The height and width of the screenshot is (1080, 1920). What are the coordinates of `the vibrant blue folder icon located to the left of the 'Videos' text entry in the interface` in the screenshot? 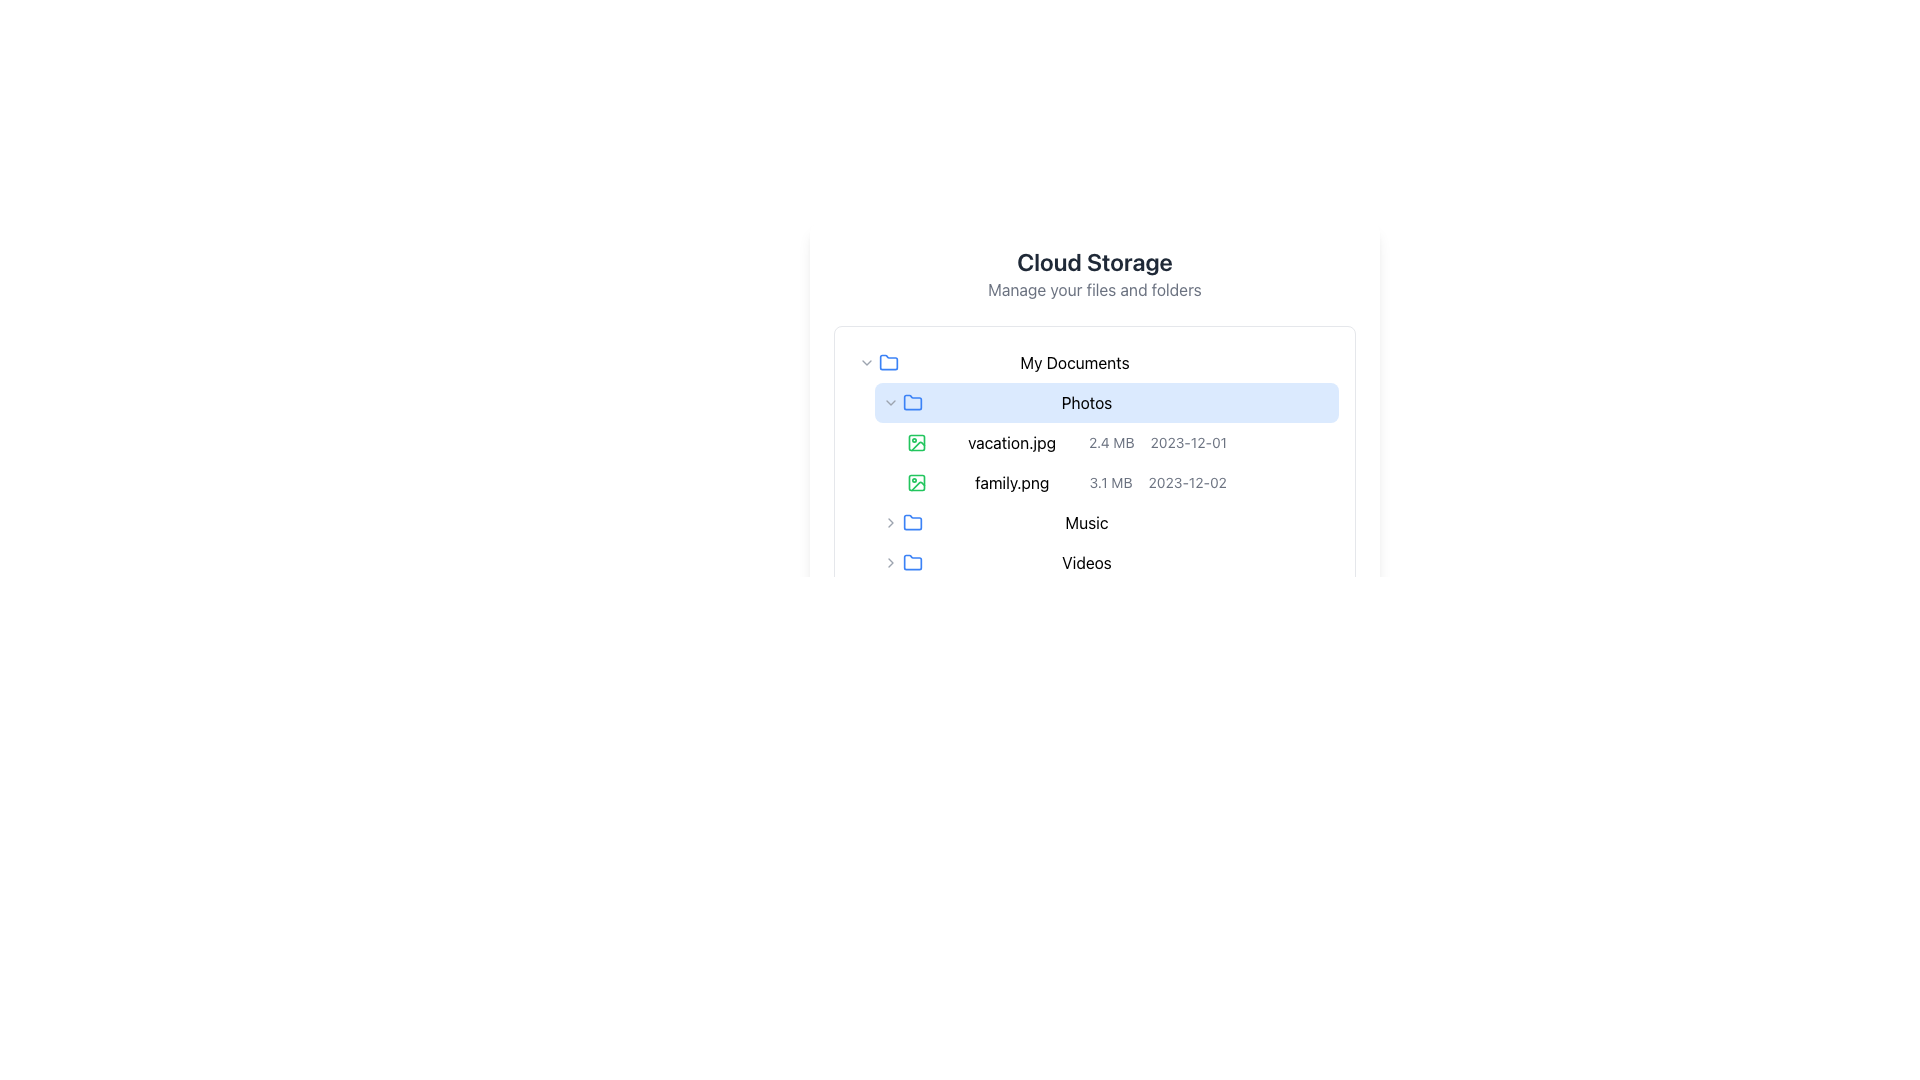 It's located at (911, 563).